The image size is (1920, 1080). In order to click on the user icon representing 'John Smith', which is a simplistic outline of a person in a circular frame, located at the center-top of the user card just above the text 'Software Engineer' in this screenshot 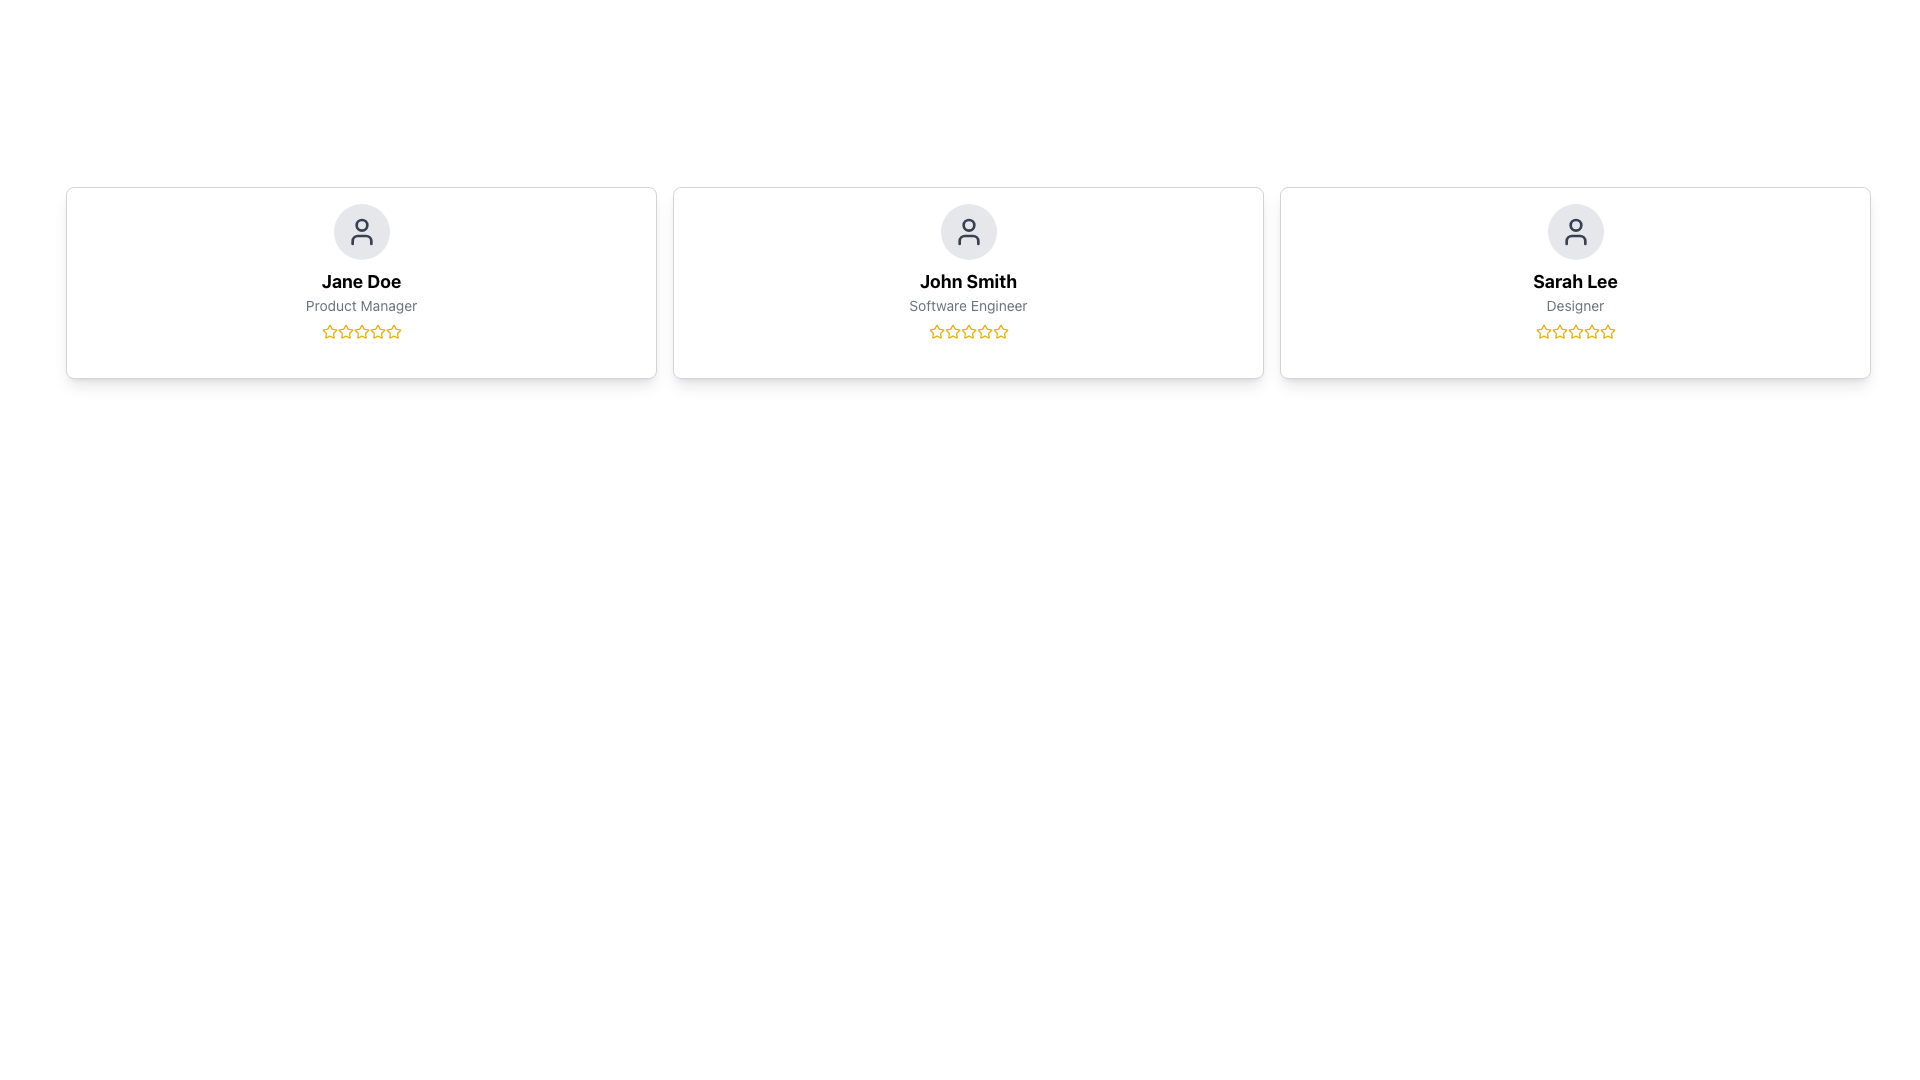, I will do `click(361, 230)`.